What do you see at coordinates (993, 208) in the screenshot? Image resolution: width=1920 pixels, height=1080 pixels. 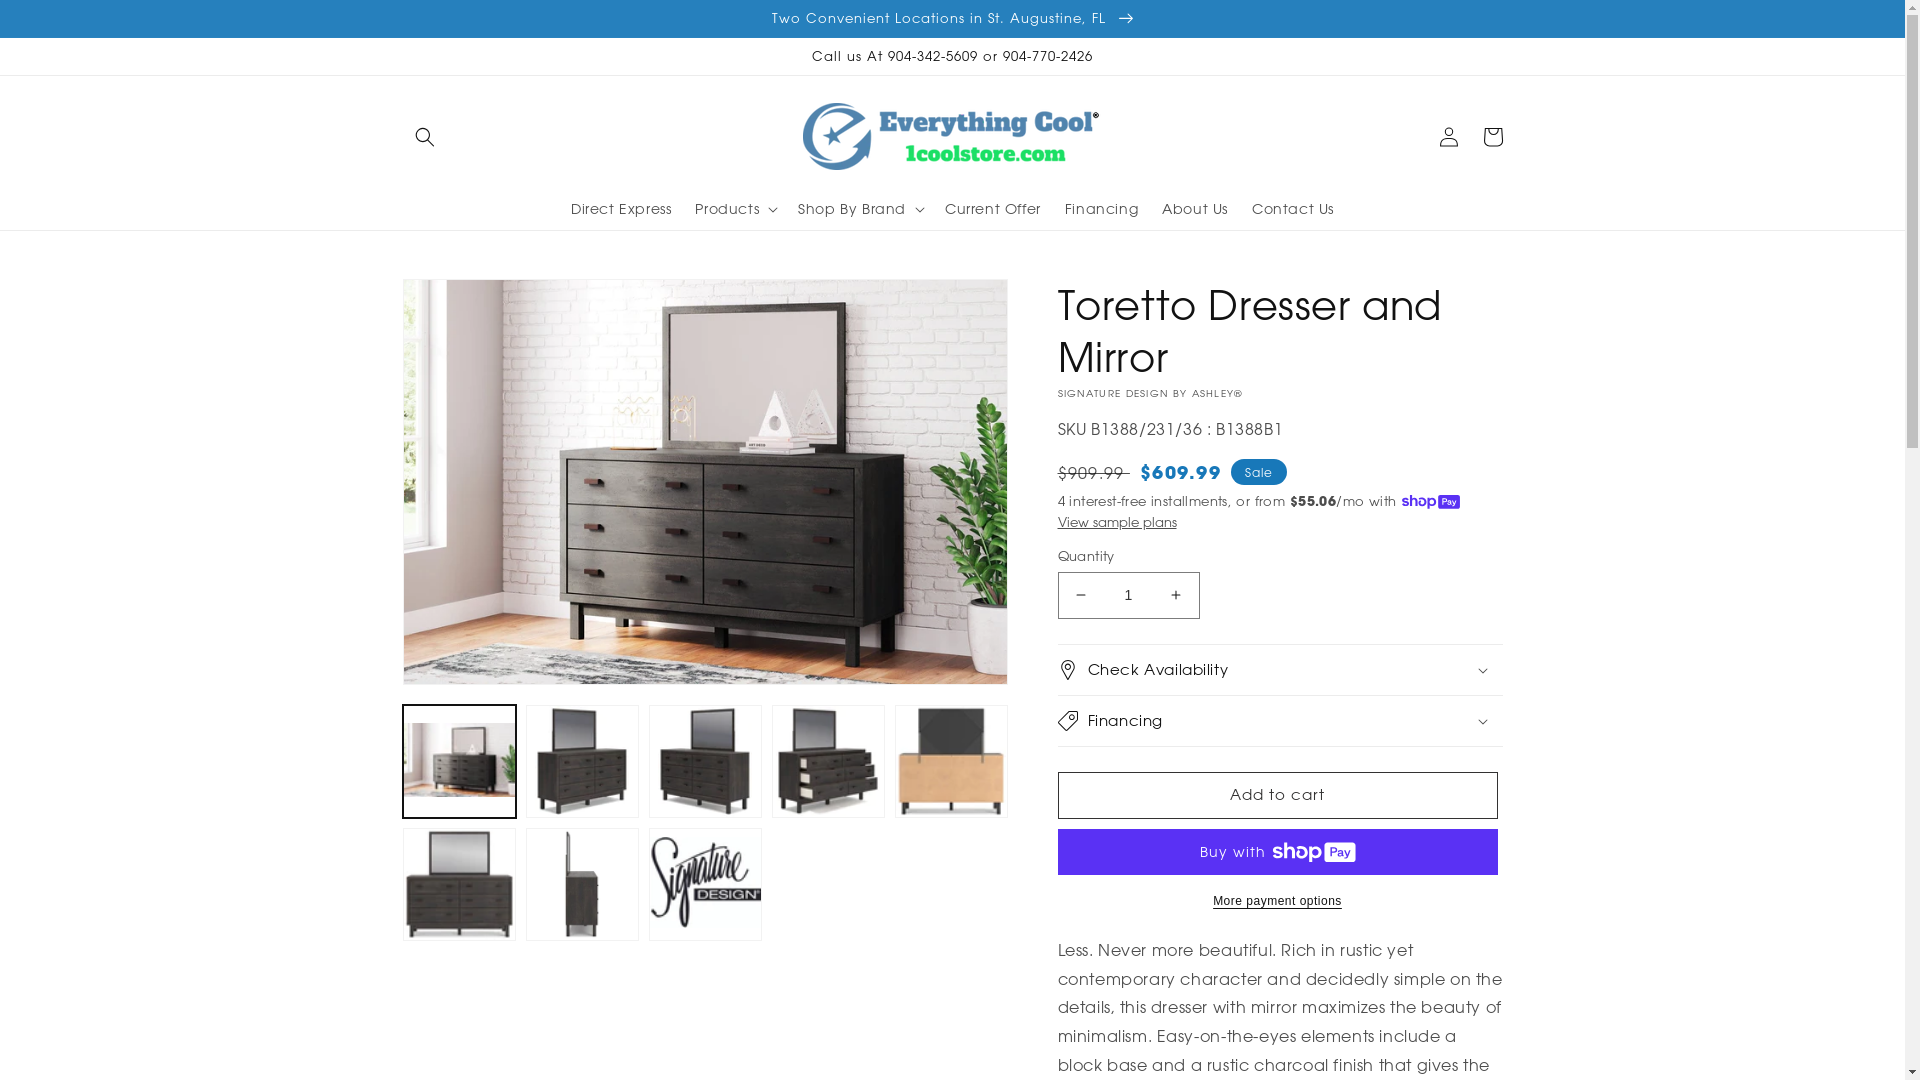 I see `'Current Offer'` at bounding box center [993, 208].